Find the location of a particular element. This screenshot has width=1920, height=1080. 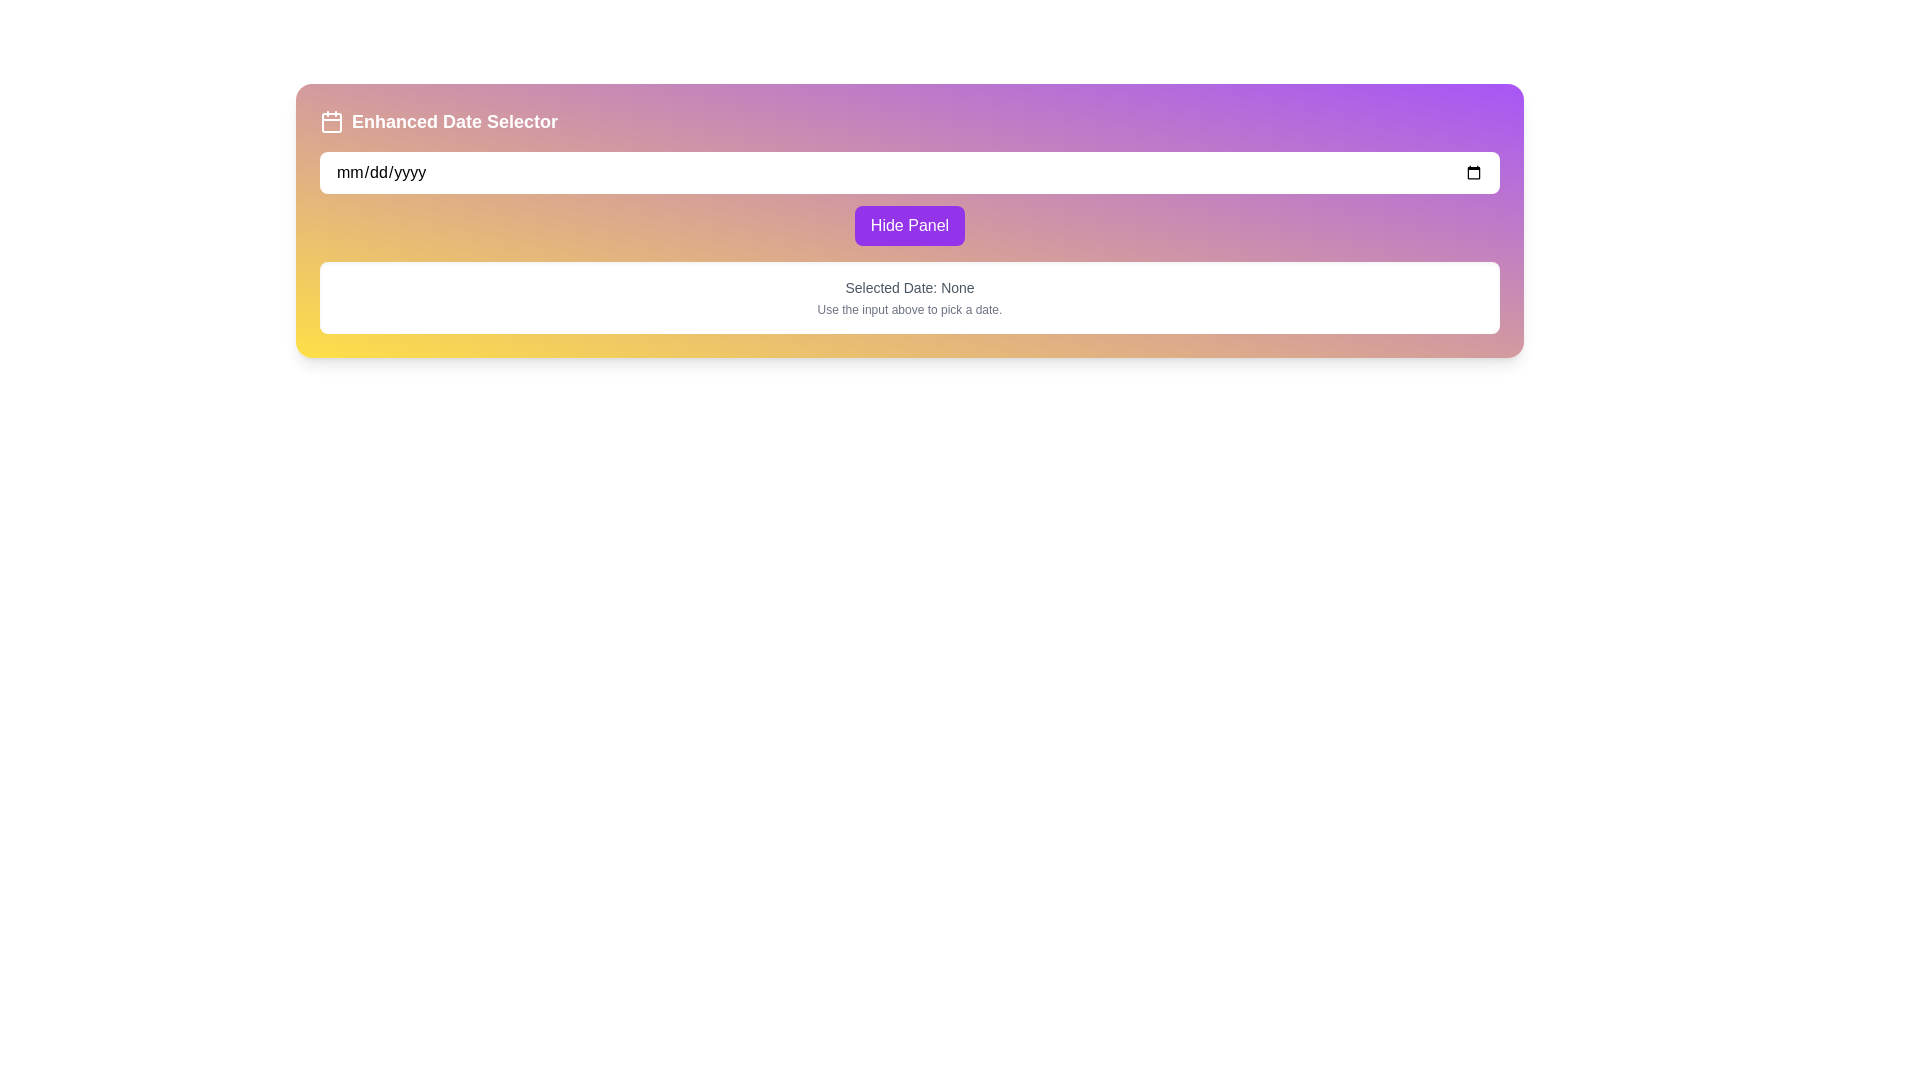

the rectangular button with a rounded shape that has a purple background and white text reading 'Hide Panel' to change its background color is located at coordinates (909, 225).